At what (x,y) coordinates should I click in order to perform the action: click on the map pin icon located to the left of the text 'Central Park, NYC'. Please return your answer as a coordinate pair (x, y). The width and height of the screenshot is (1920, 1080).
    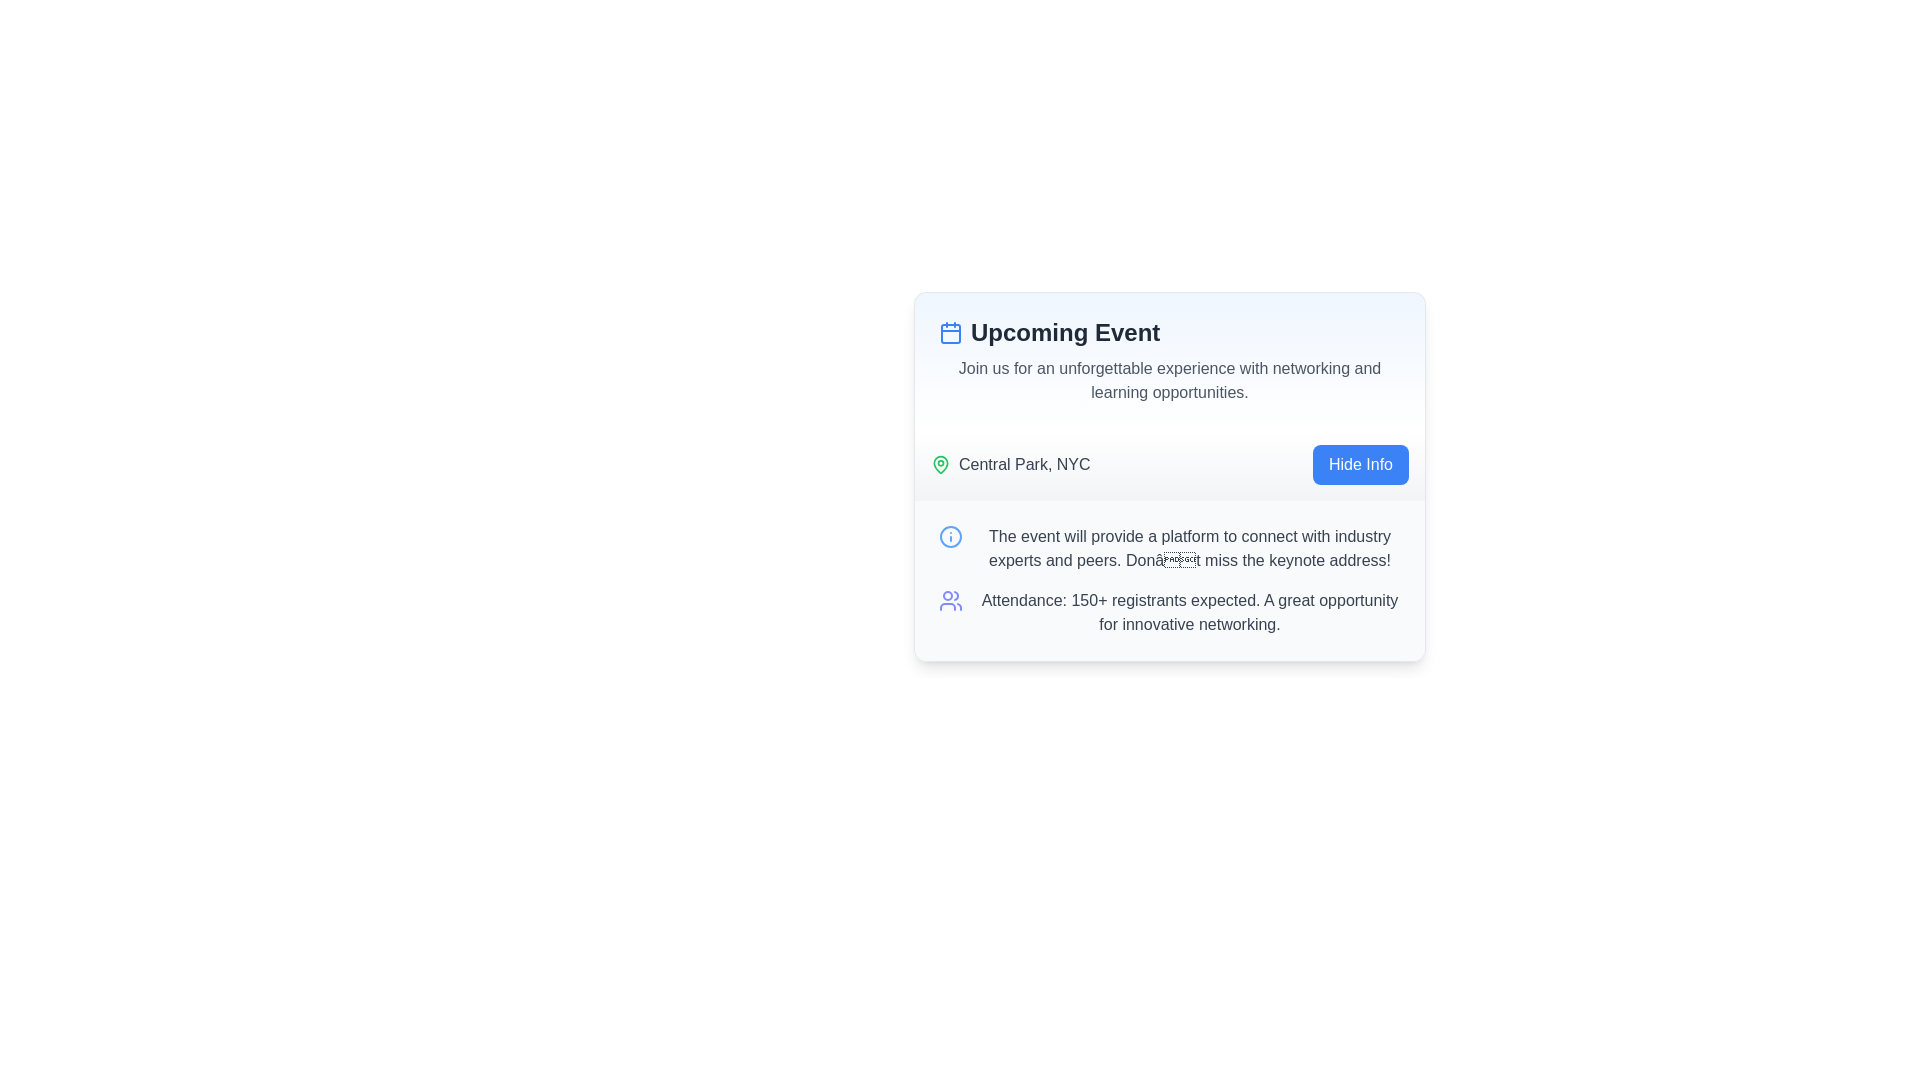
    Looking at the image, I should click on (939, 465).